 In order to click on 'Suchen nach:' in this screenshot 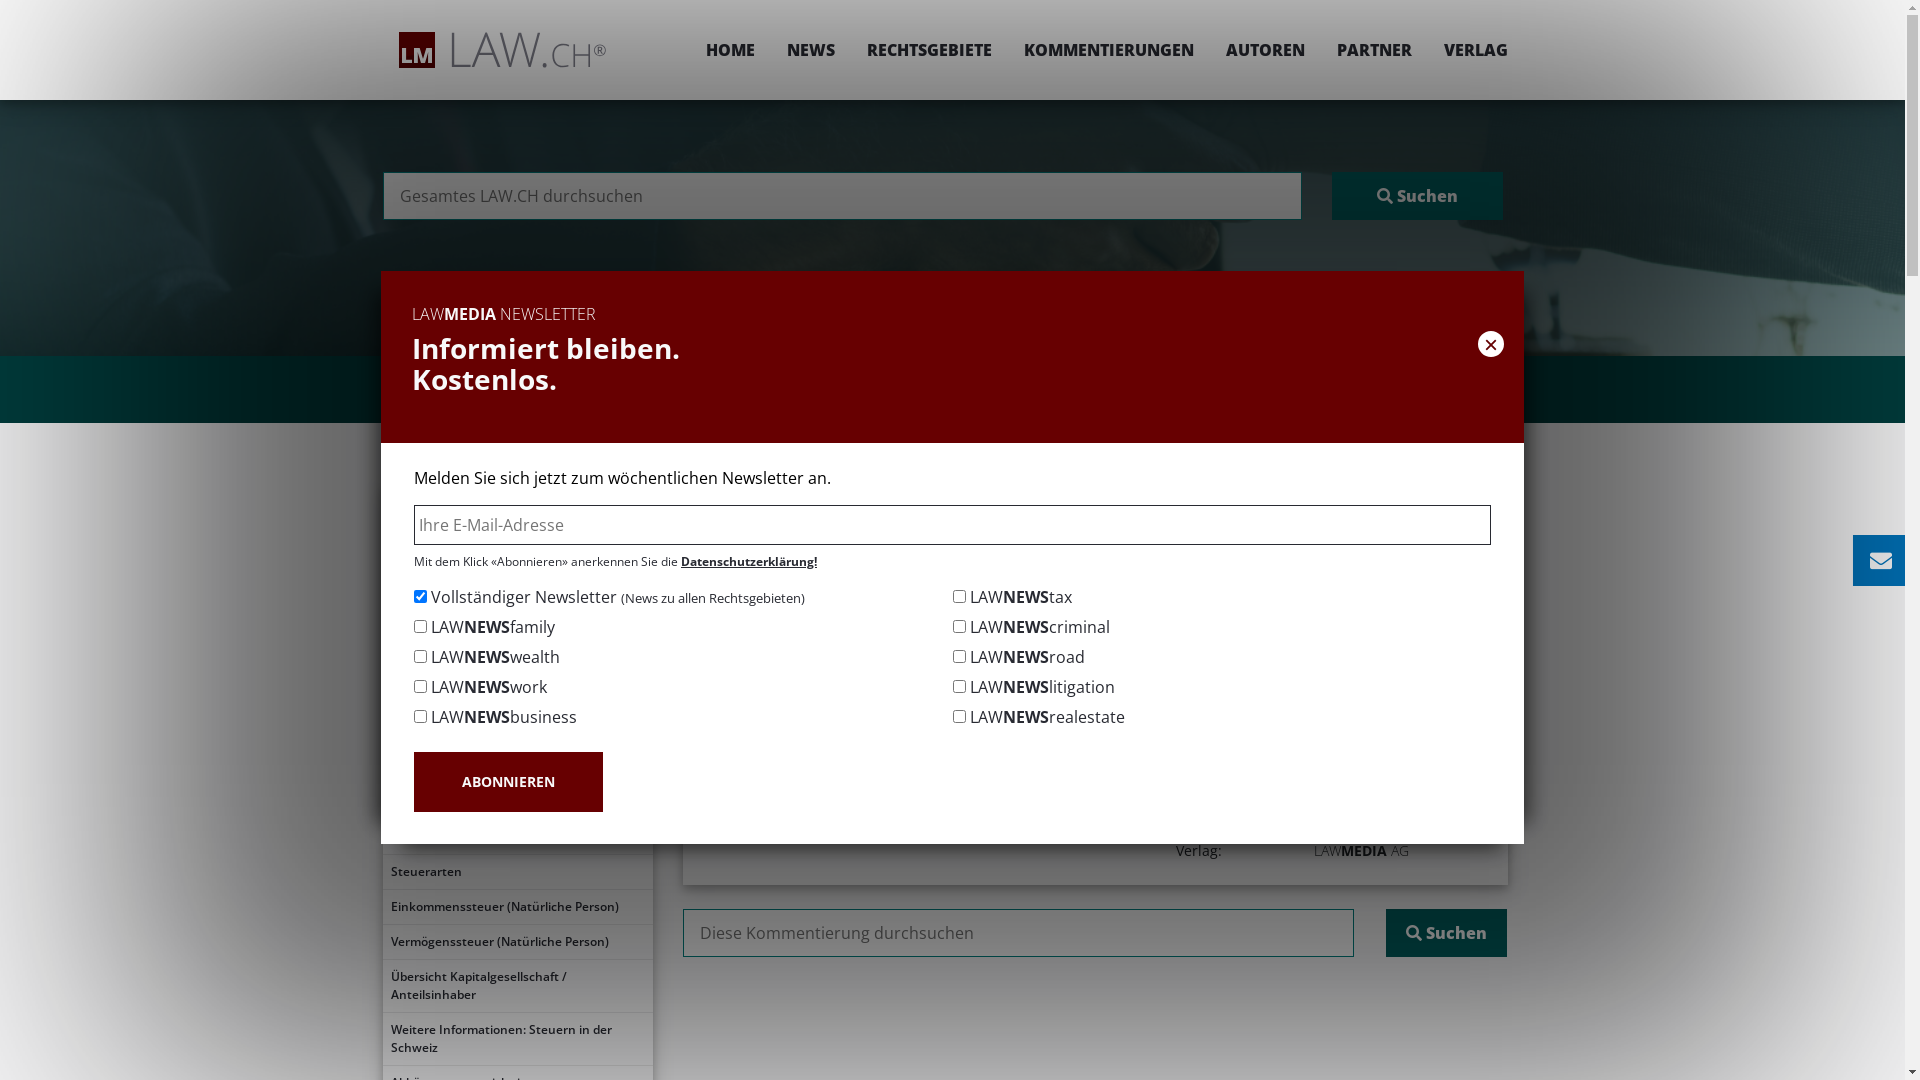, I will do `click(681, 933)`.